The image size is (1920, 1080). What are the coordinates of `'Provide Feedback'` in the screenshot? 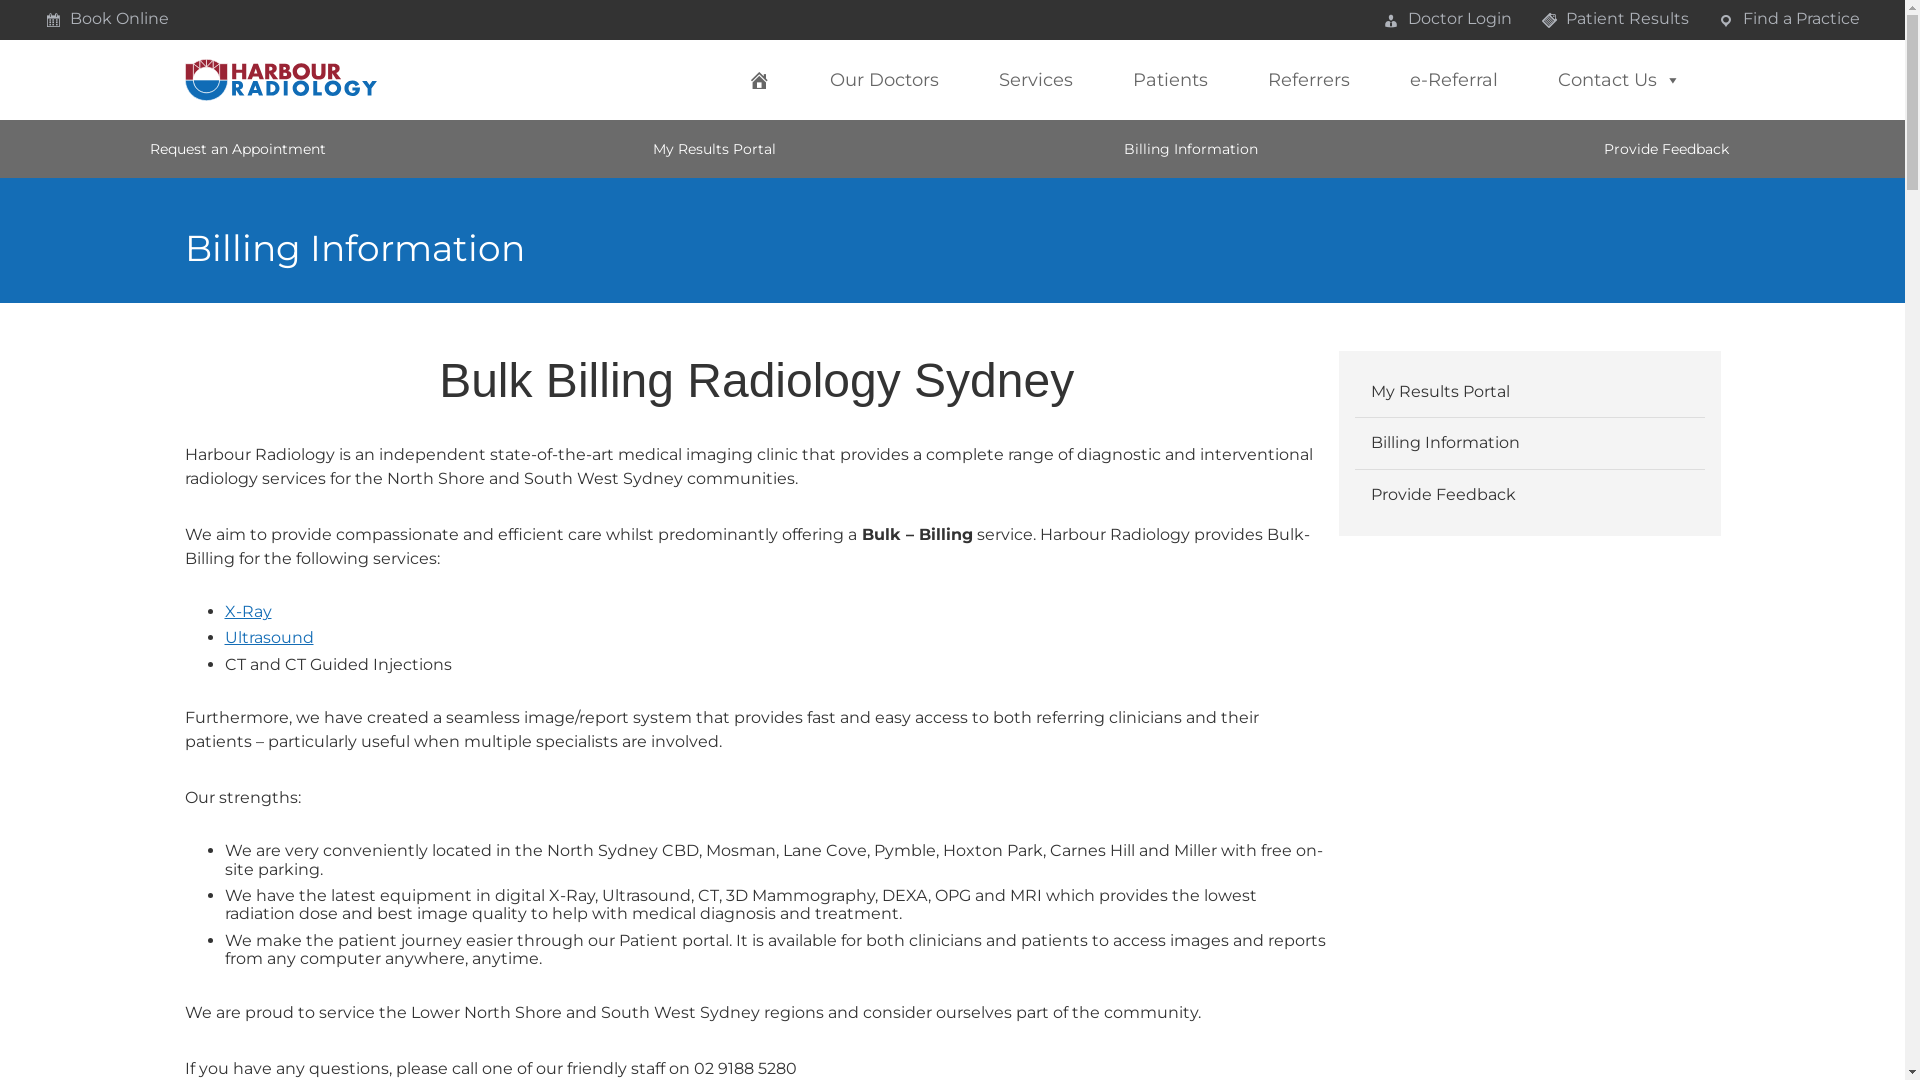 It's located at (1666, 148).